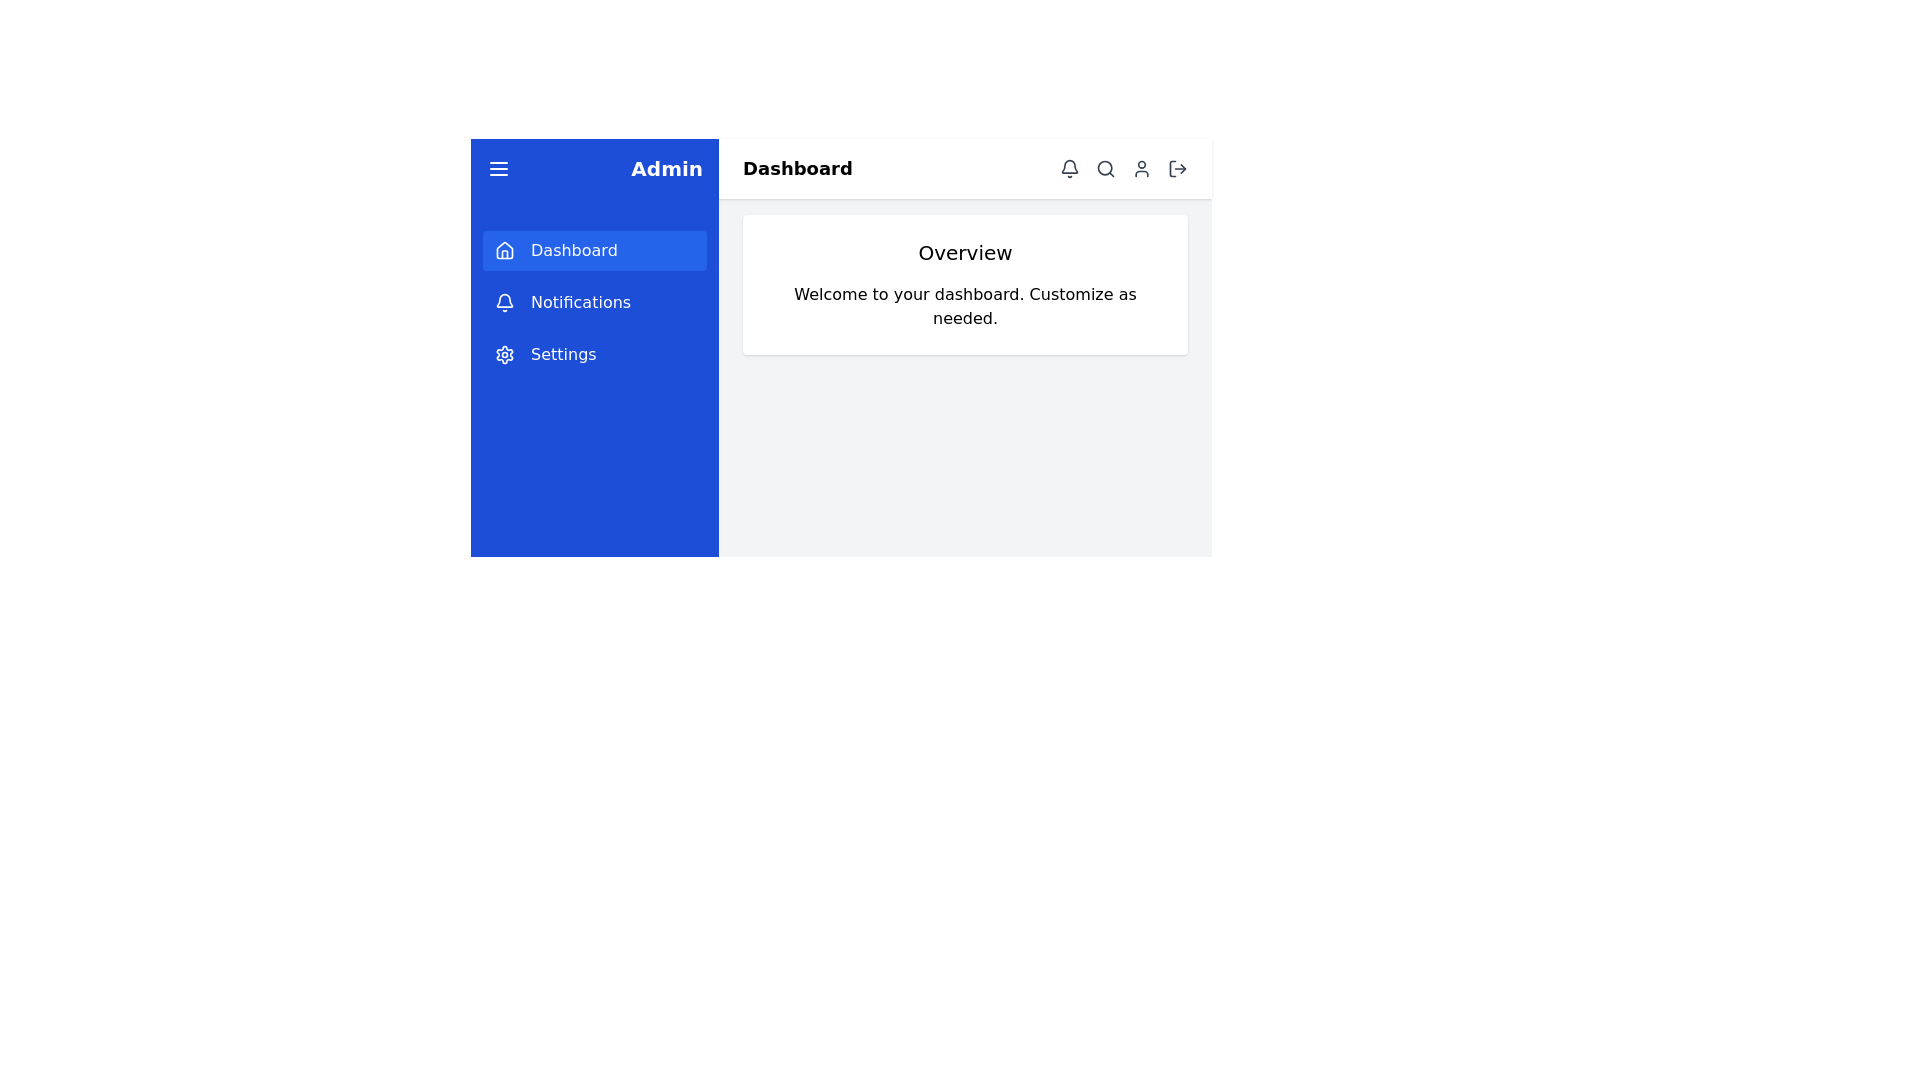  I want to click on the blue 'Dashboard' button containing the house icon, so click(504, 249).